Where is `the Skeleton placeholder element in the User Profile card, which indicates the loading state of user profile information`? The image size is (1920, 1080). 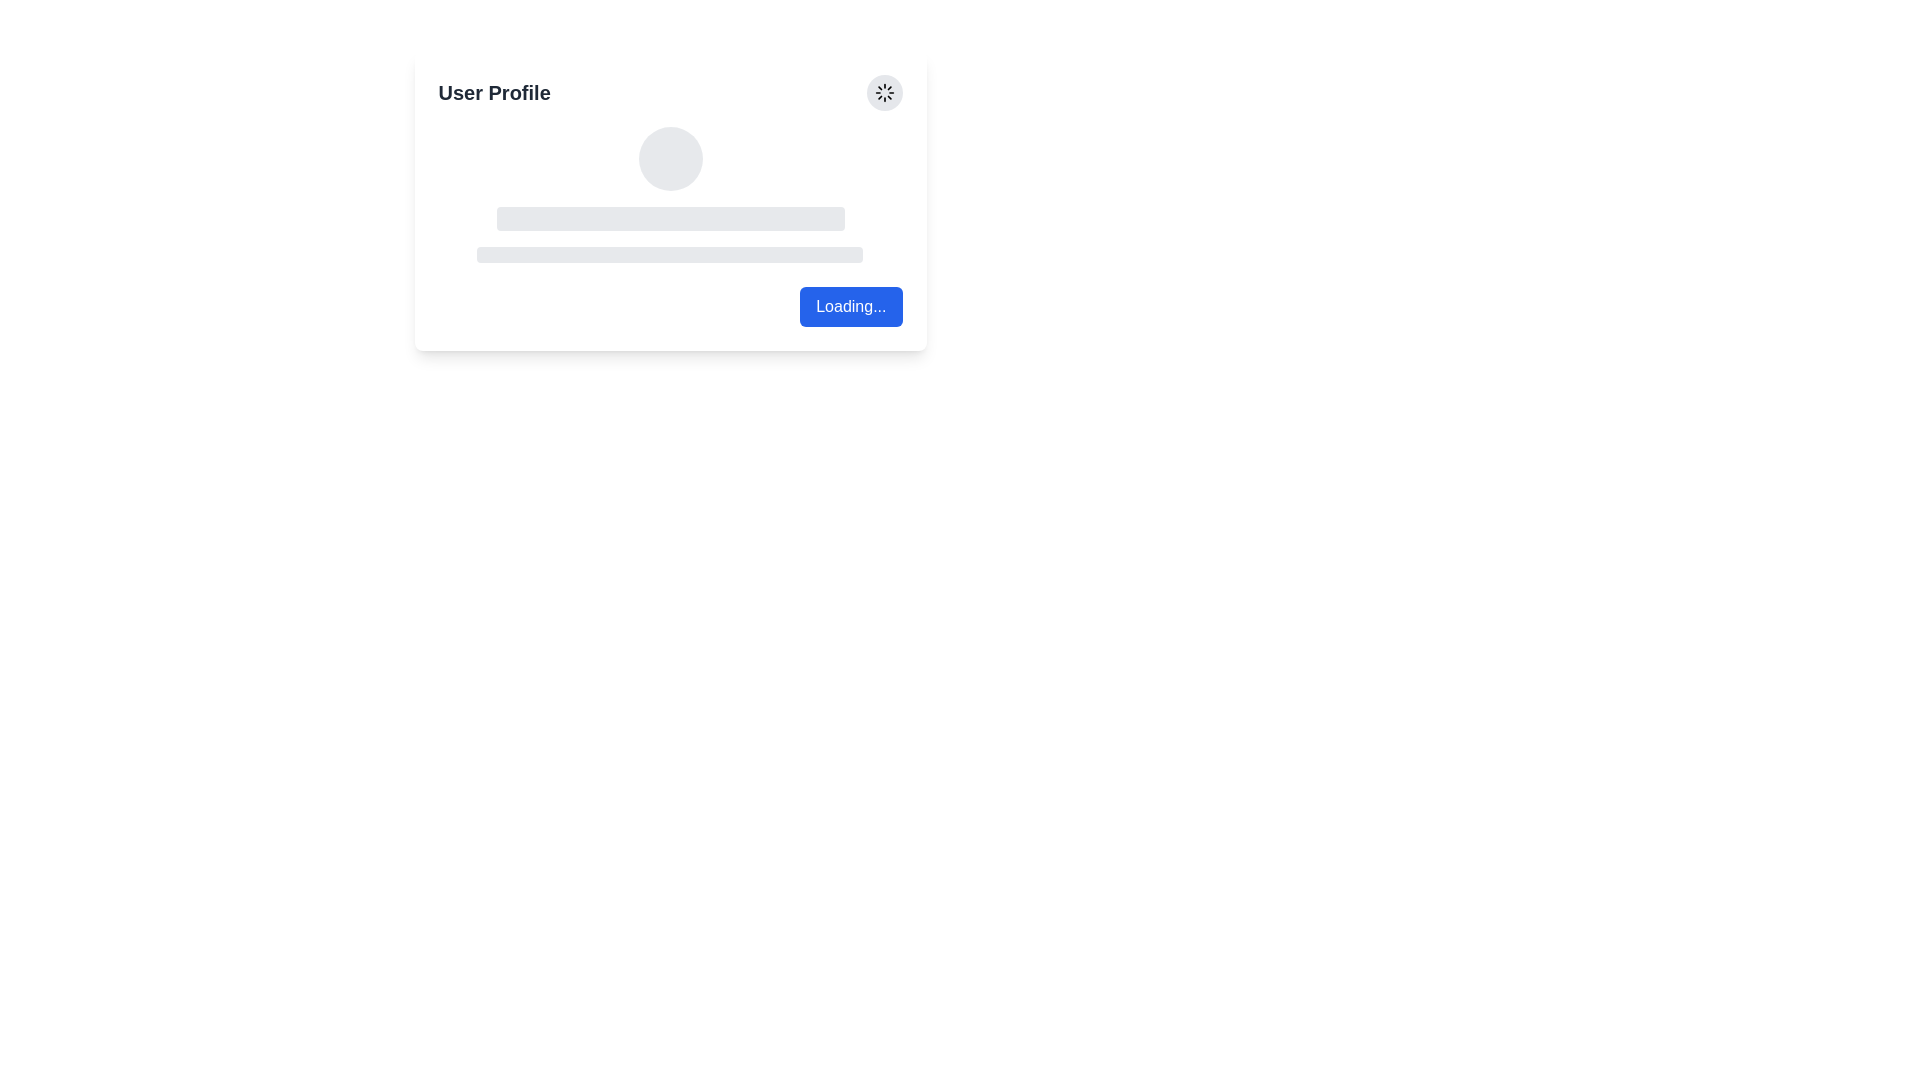
the Skeleton placeholder element in the User Profile card, which indicates the loading state of user profile information is located at coordinates (670, 195).